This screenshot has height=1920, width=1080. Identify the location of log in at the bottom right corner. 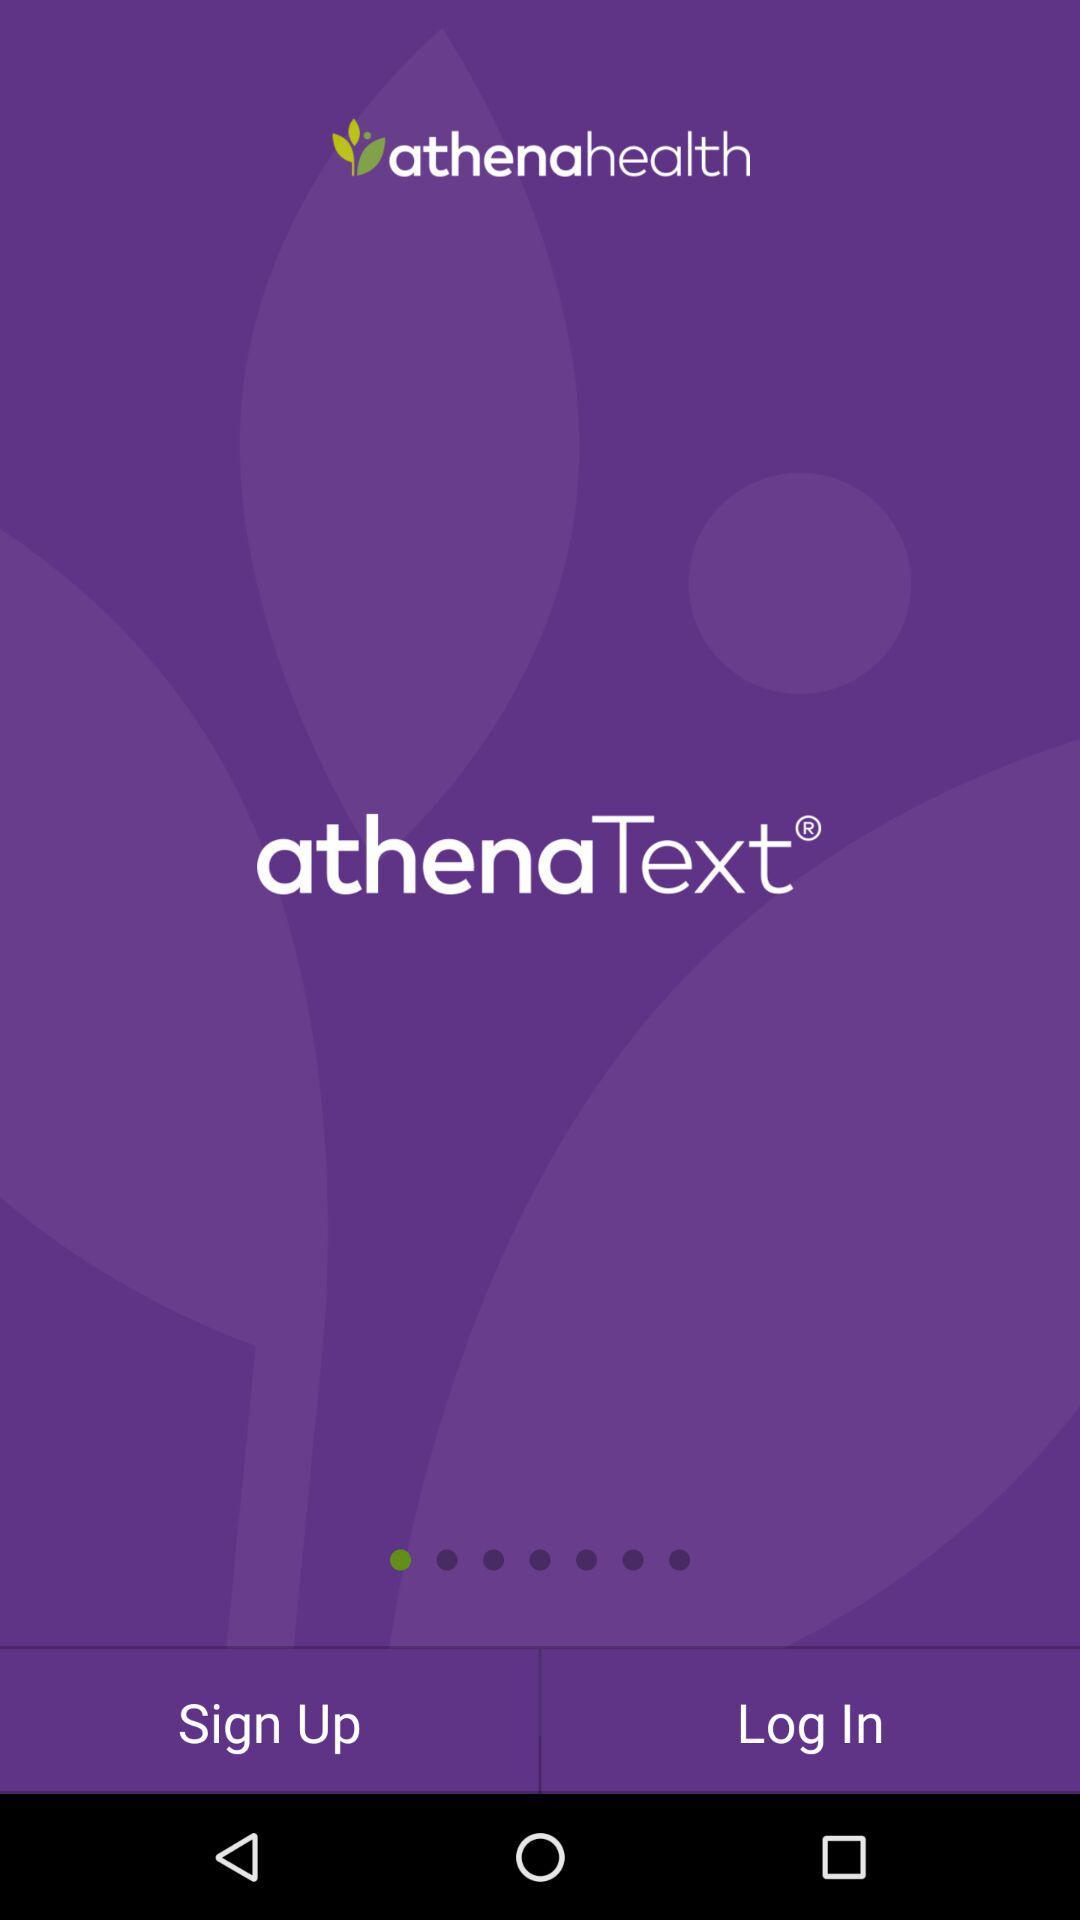
(810, 1720).